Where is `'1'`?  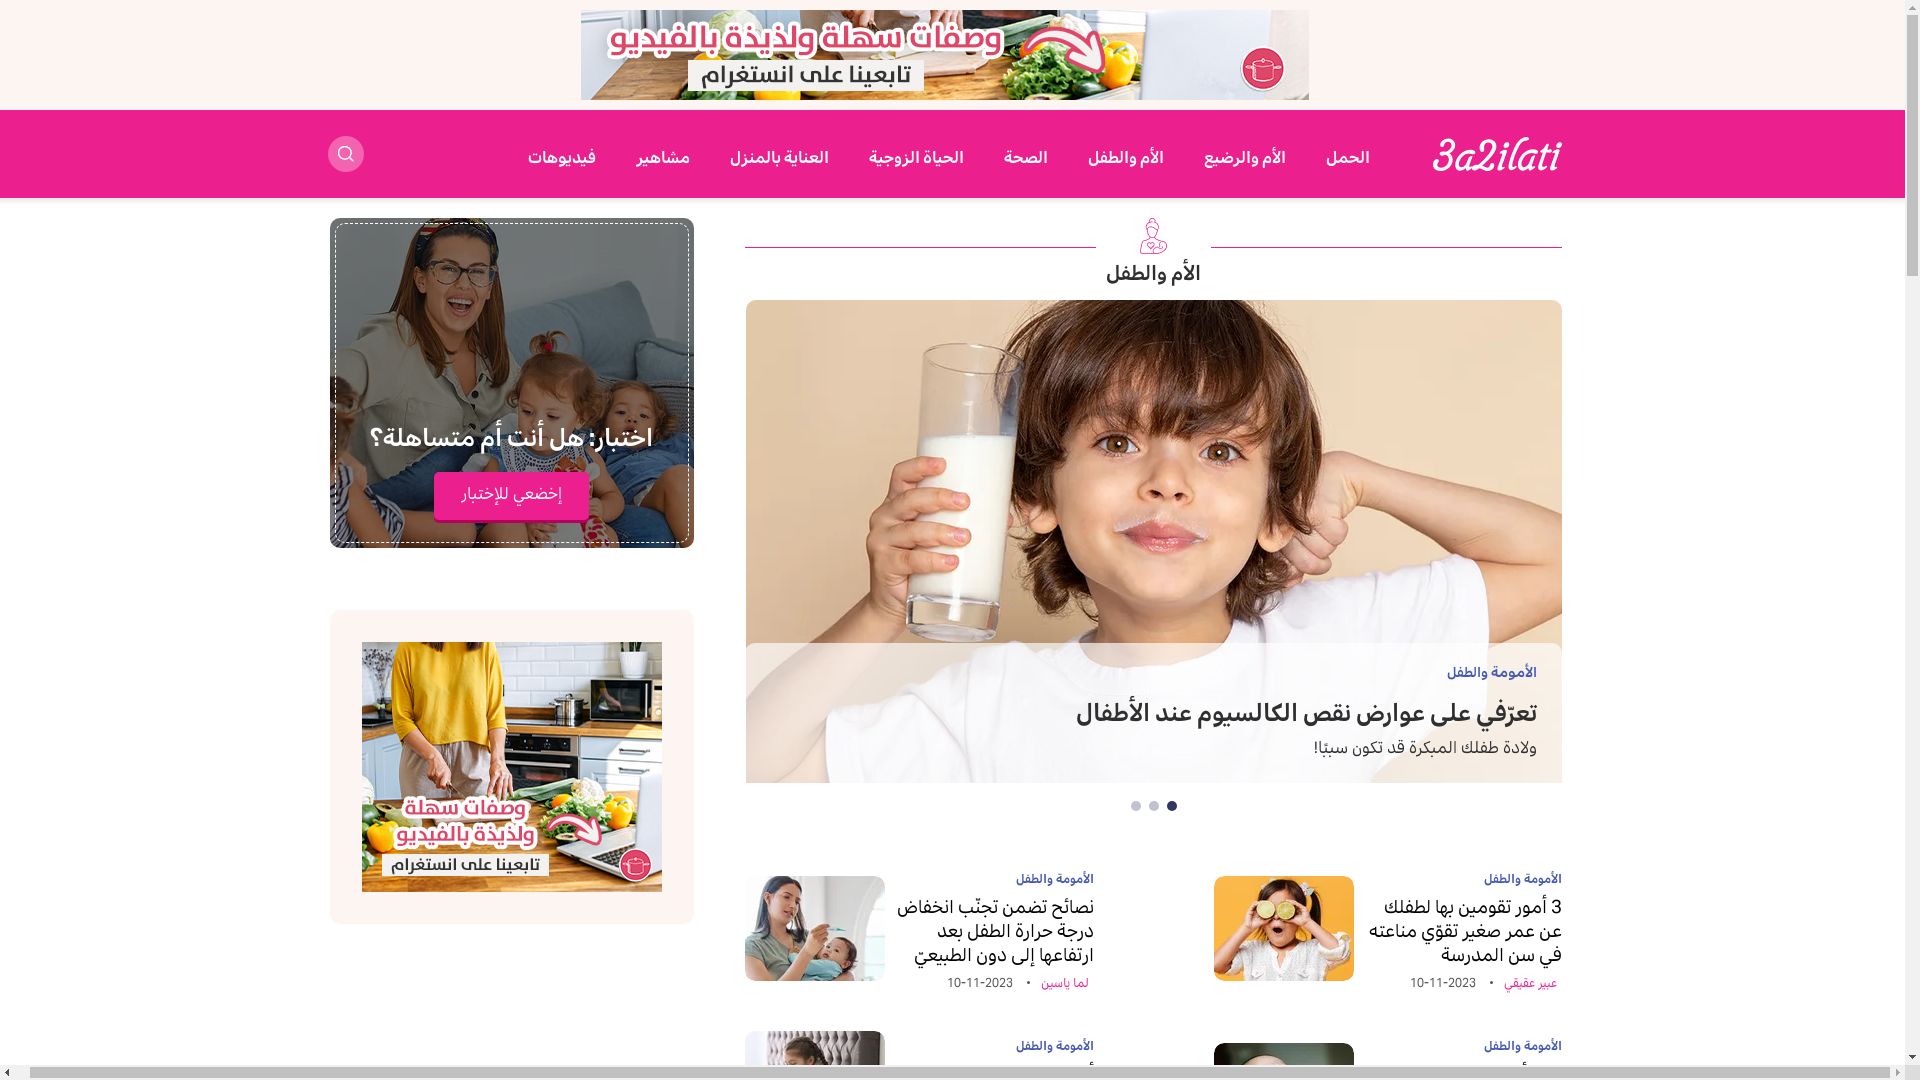 '1' is located at coordinates (1171, 805).